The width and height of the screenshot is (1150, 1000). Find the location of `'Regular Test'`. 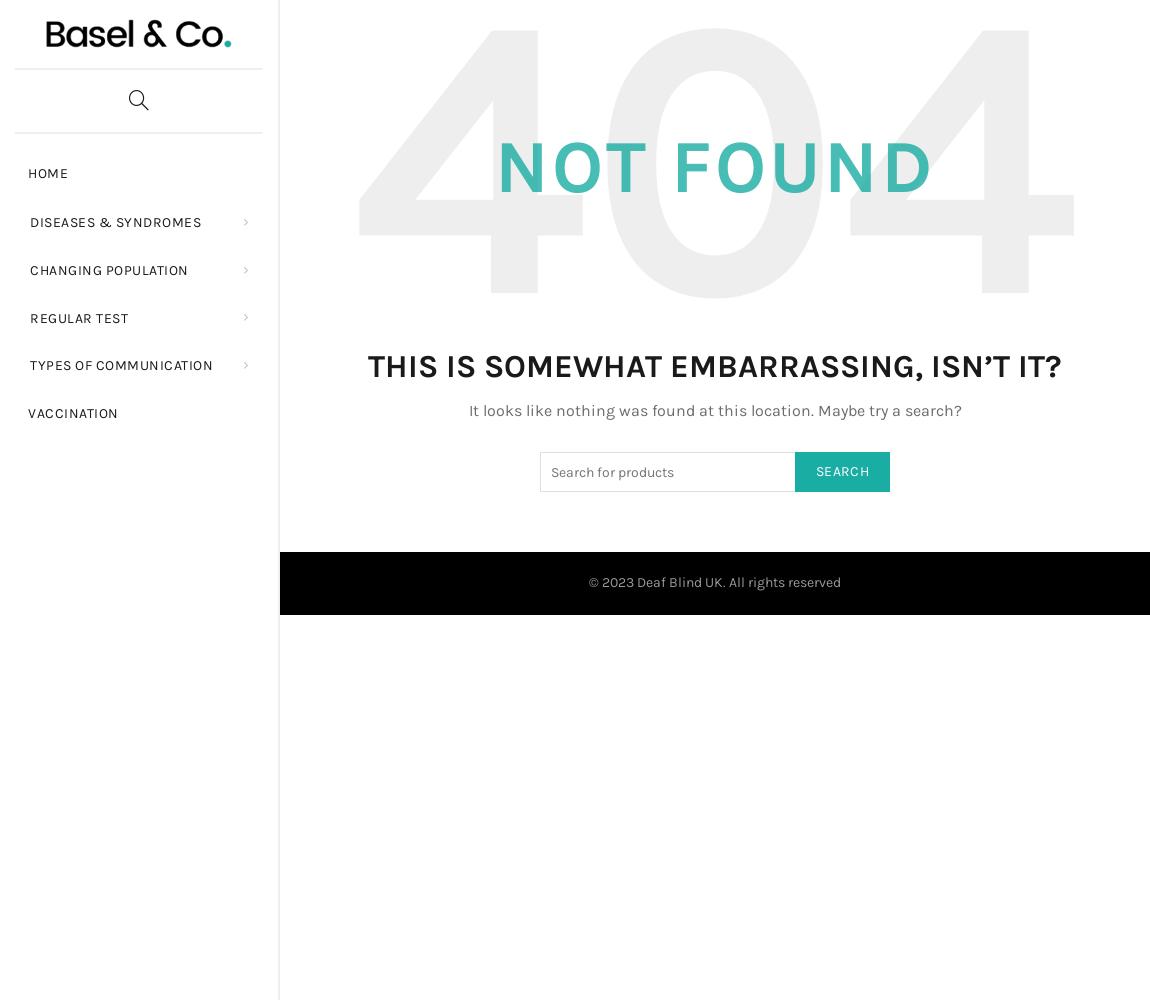

'Regular Test' is located at coordinates (29, 316).